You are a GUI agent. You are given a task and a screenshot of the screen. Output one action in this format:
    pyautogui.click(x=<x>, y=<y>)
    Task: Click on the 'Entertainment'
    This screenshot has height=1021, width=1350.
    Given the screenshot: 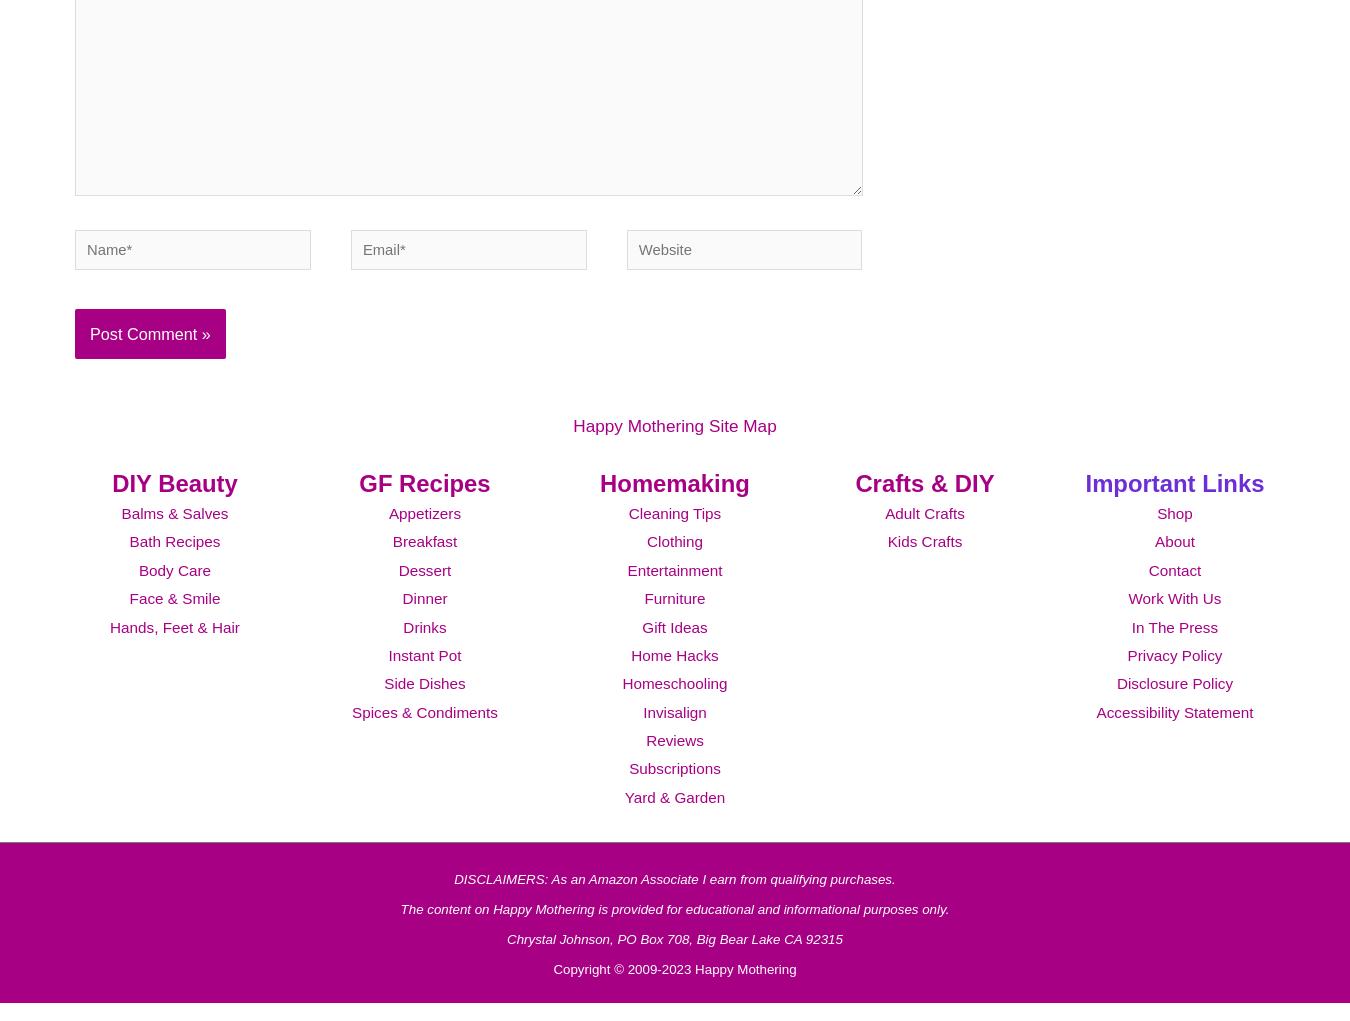 What is the action you would take?
    pyautogui.click(x=674, y=596)
    